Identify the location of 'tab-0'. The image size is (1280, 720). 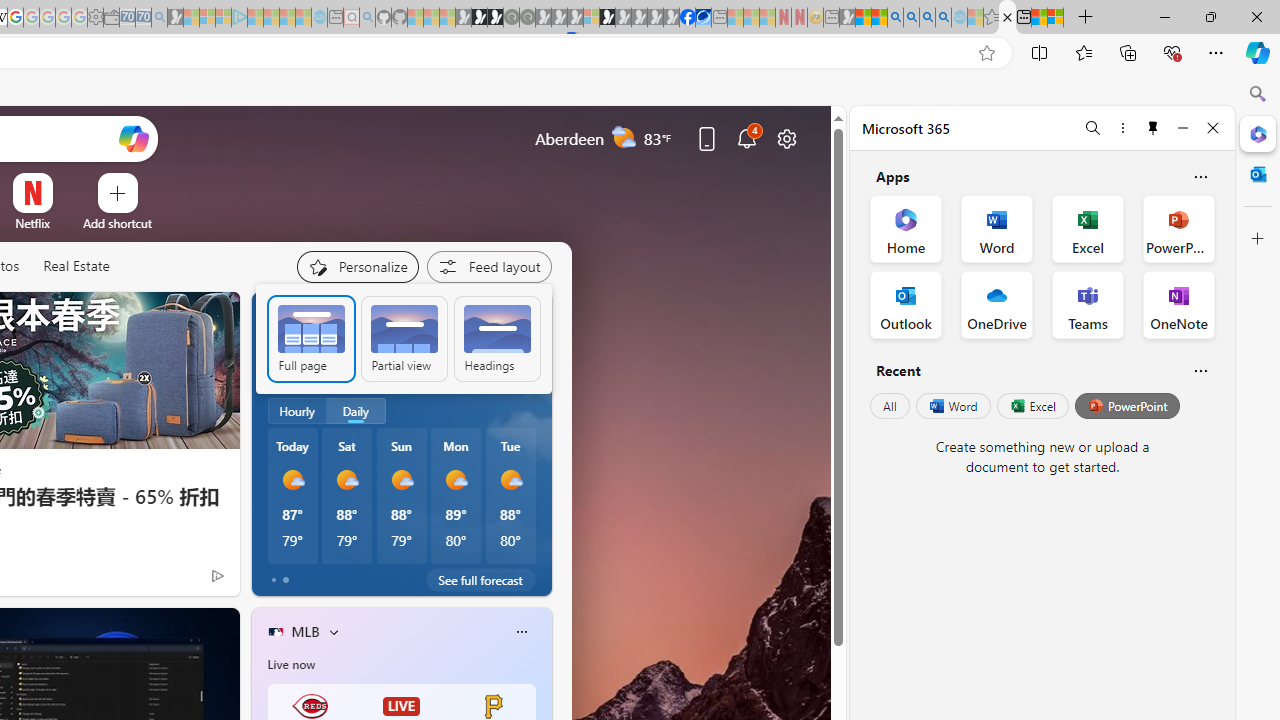
(272, 579).